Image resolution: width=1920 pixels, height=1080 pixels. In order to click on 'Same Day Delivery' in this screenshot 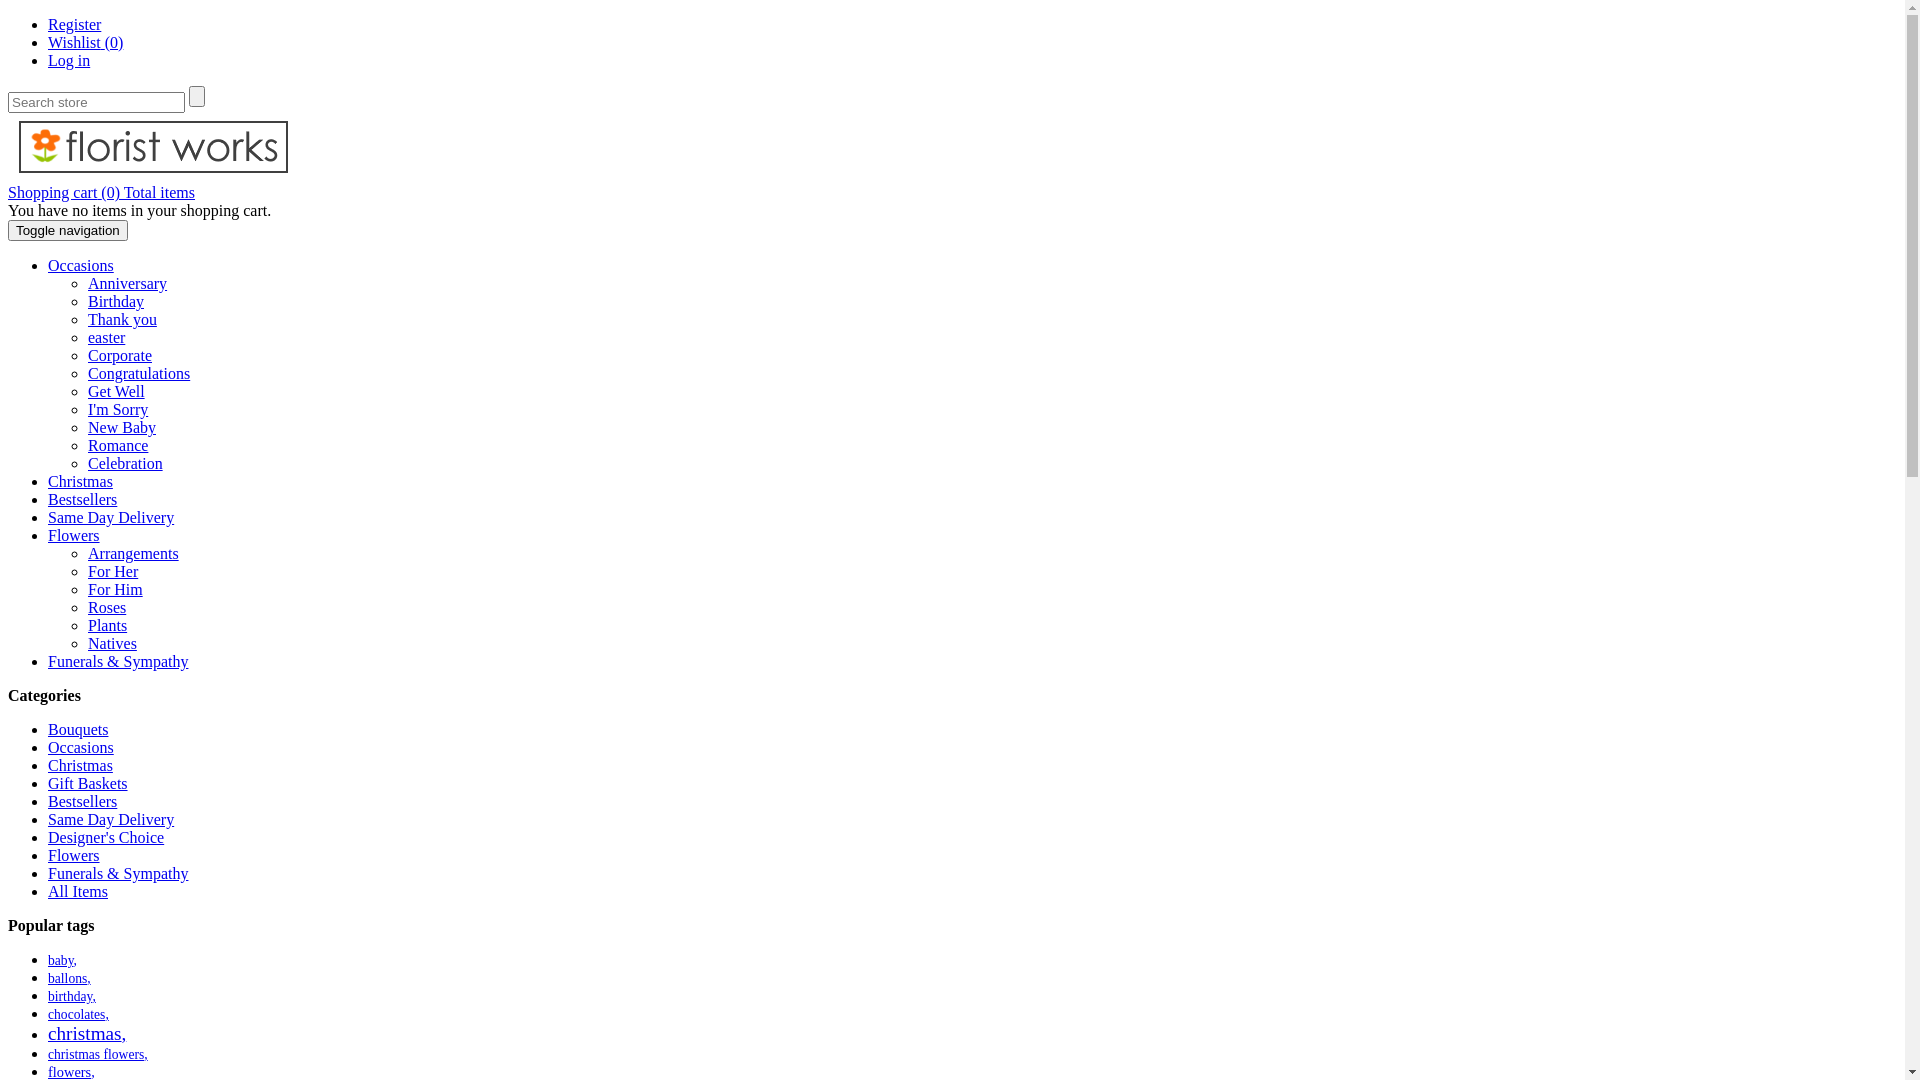, I will do `click(109, 516)`.